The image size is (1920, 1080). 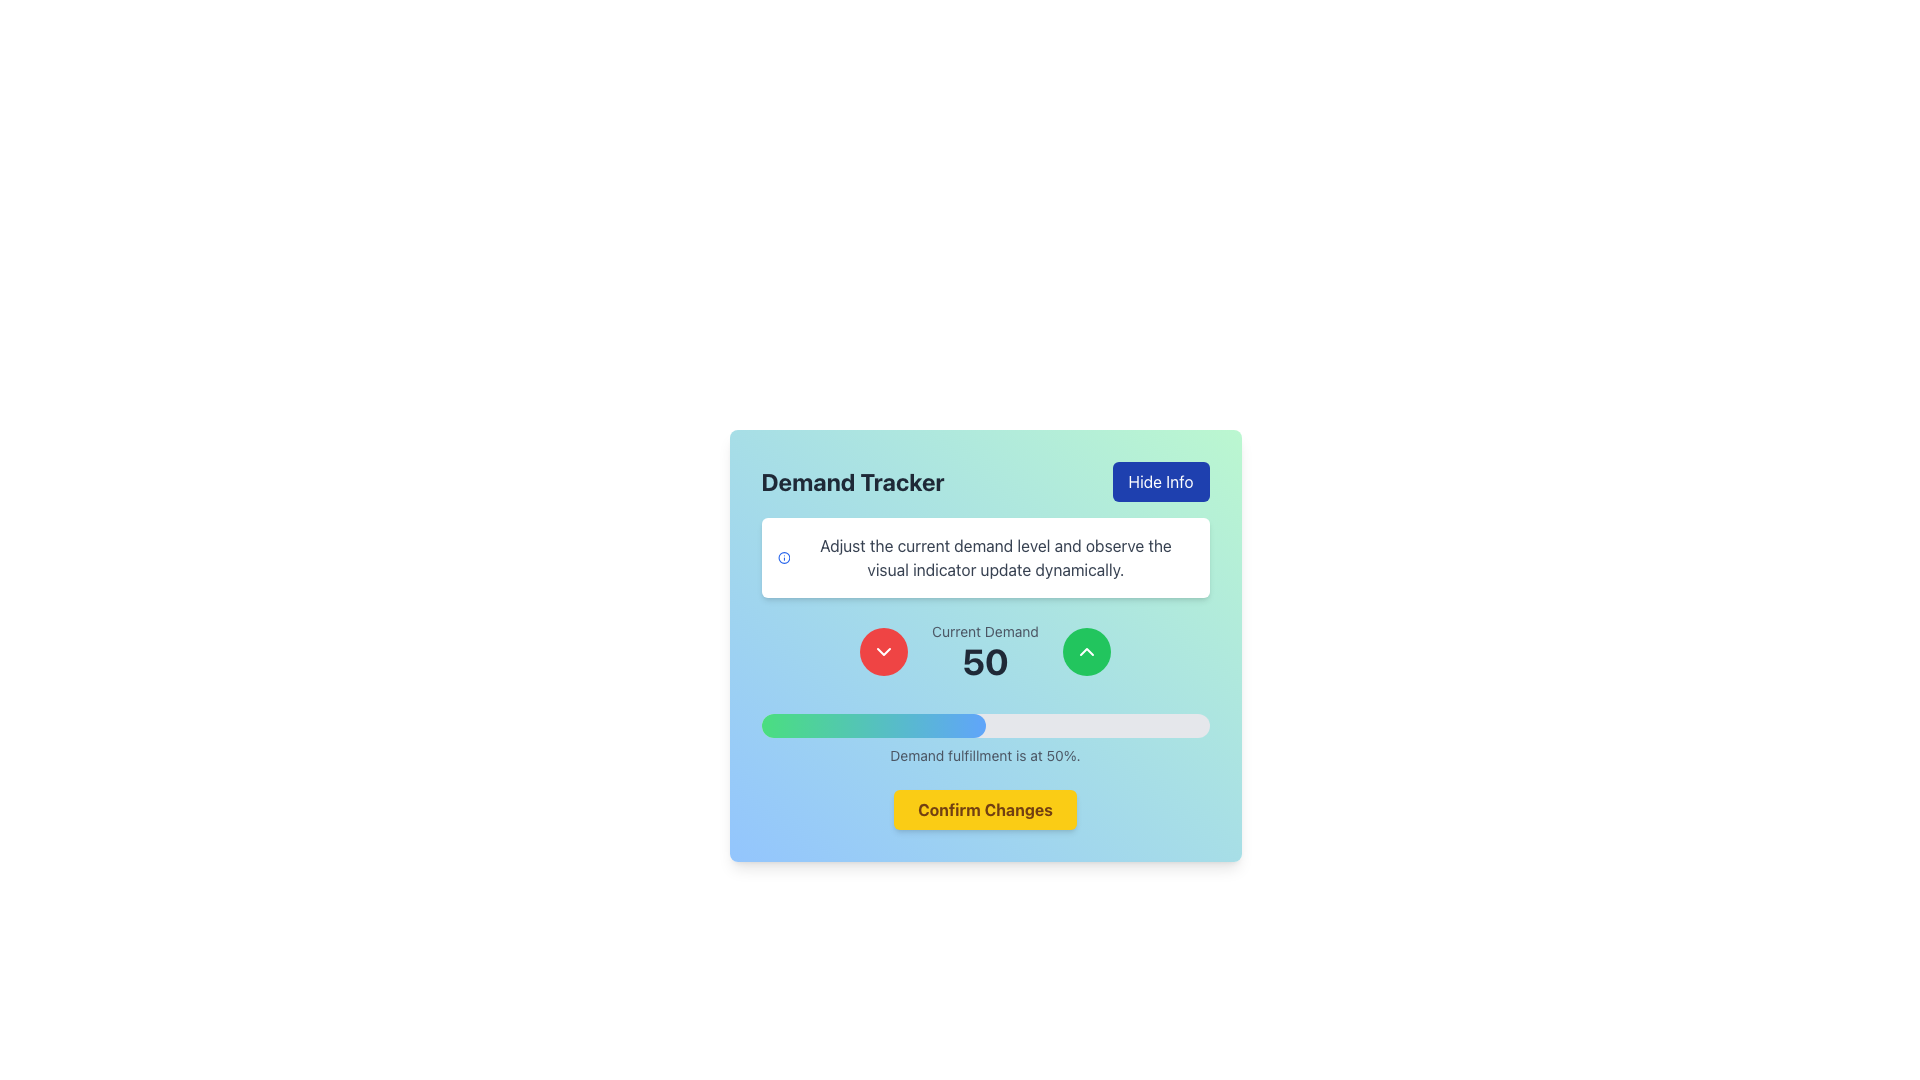 What do you see at coordinates (985, 810) in the screenshot?
I see `the confirm button located at the bottom center of the 'Demand Tracker' interface to apply changes to the current demand level` at bounding box center [985, 810].